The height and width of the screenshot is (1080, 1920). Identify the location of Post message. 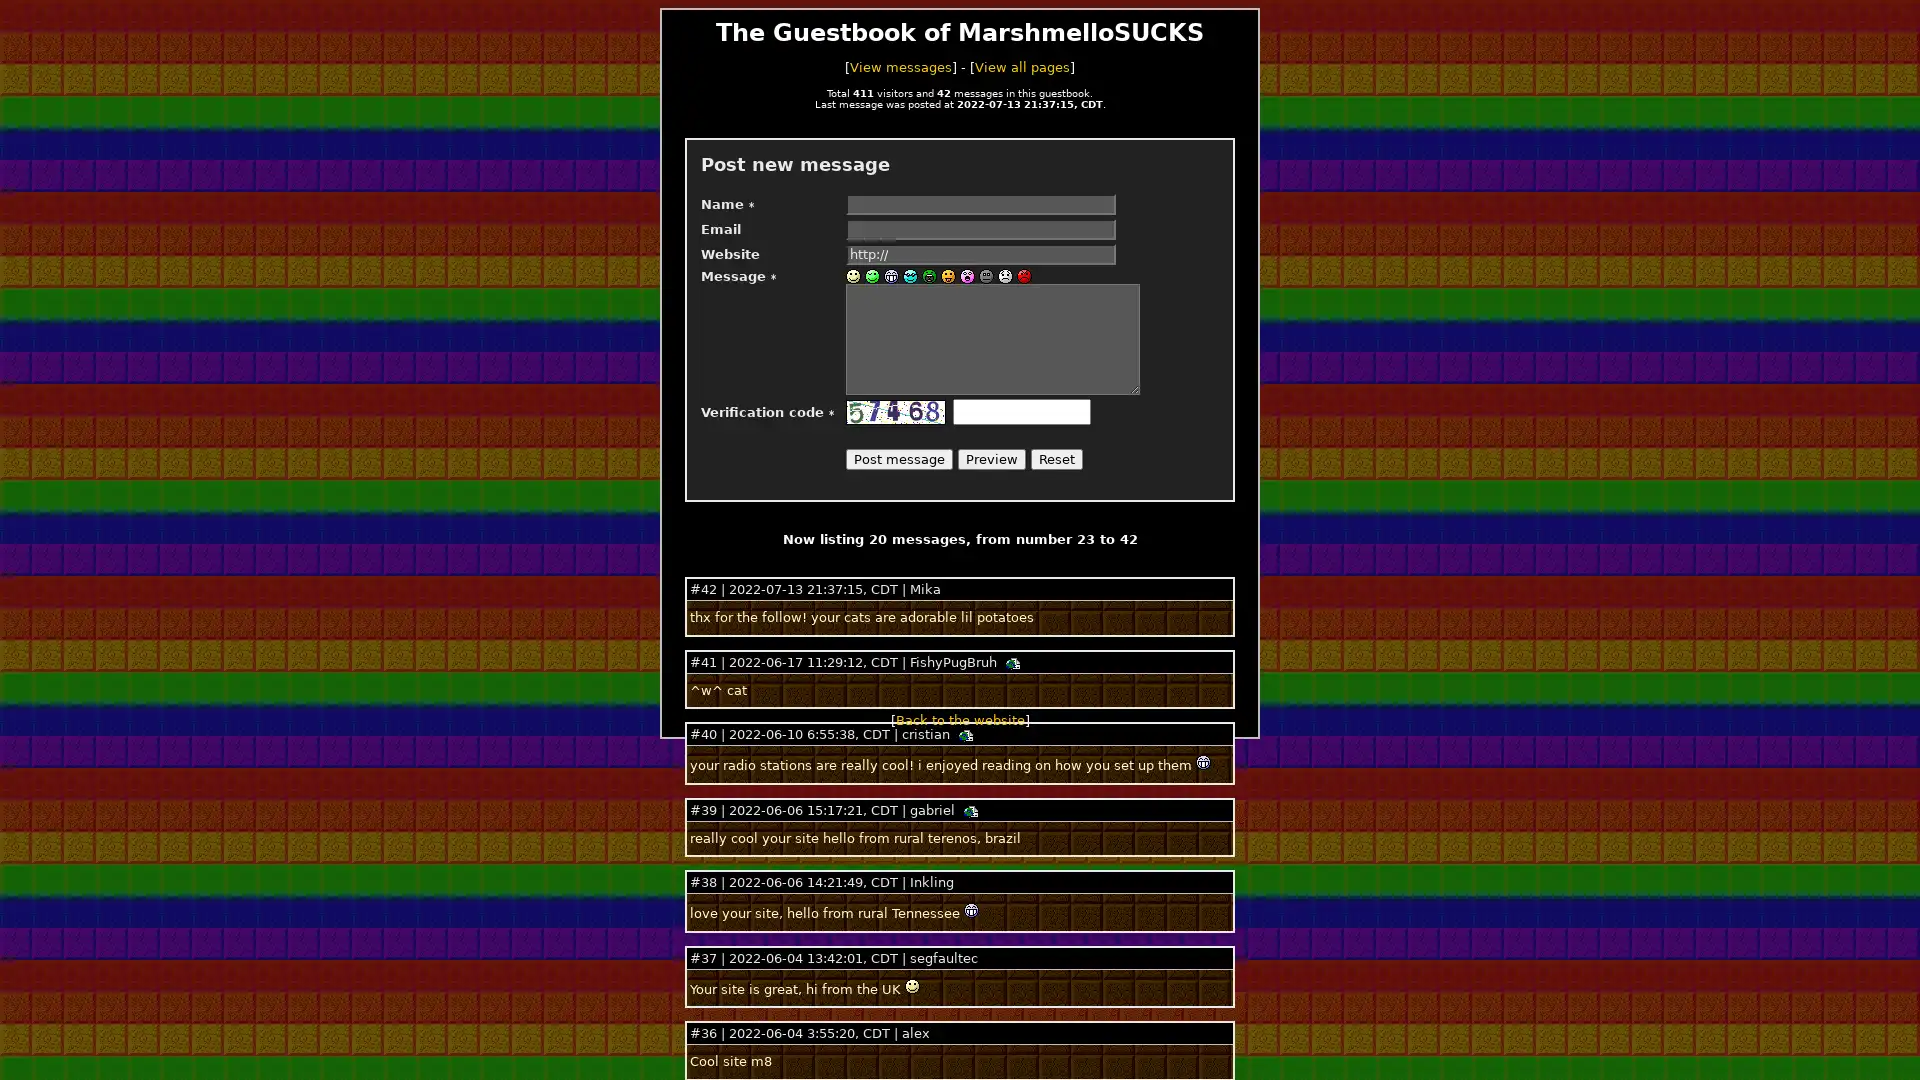
(898, 459).